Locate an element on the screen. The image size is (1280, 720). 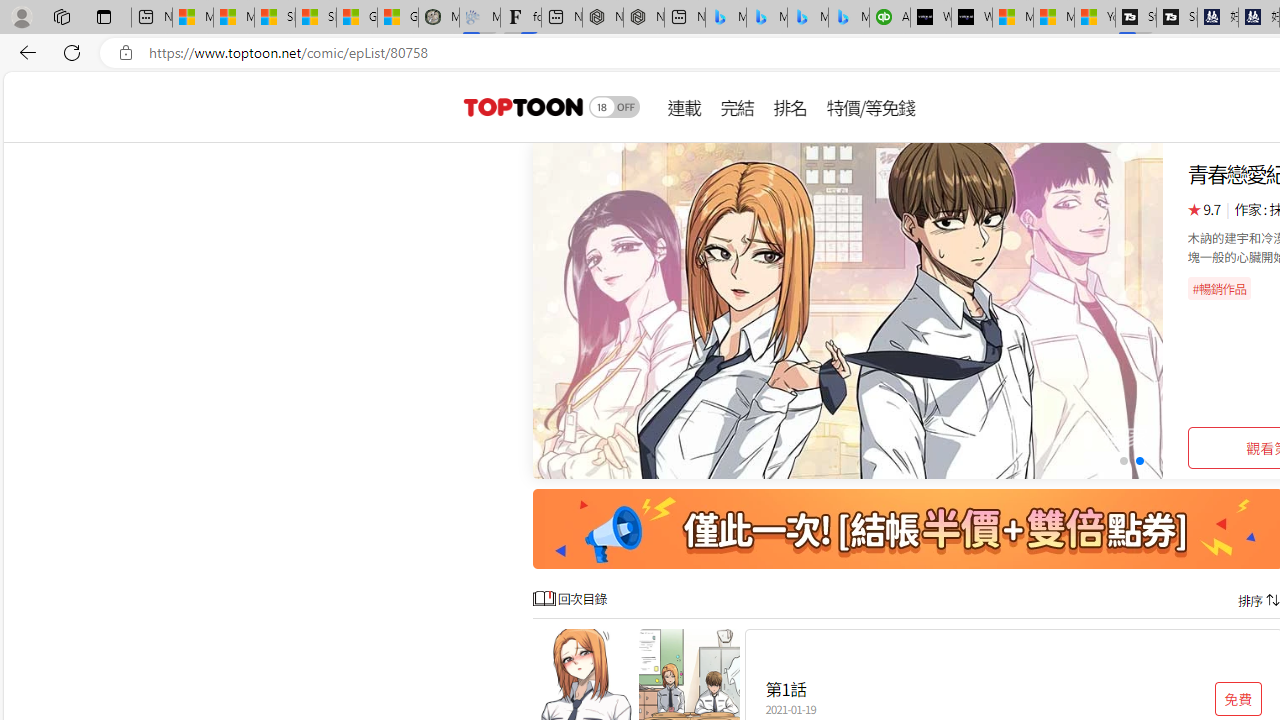
'Microsoft Bing Travel - Shangri-La Hotel Bangkok' is located at coordinates (849, 17).